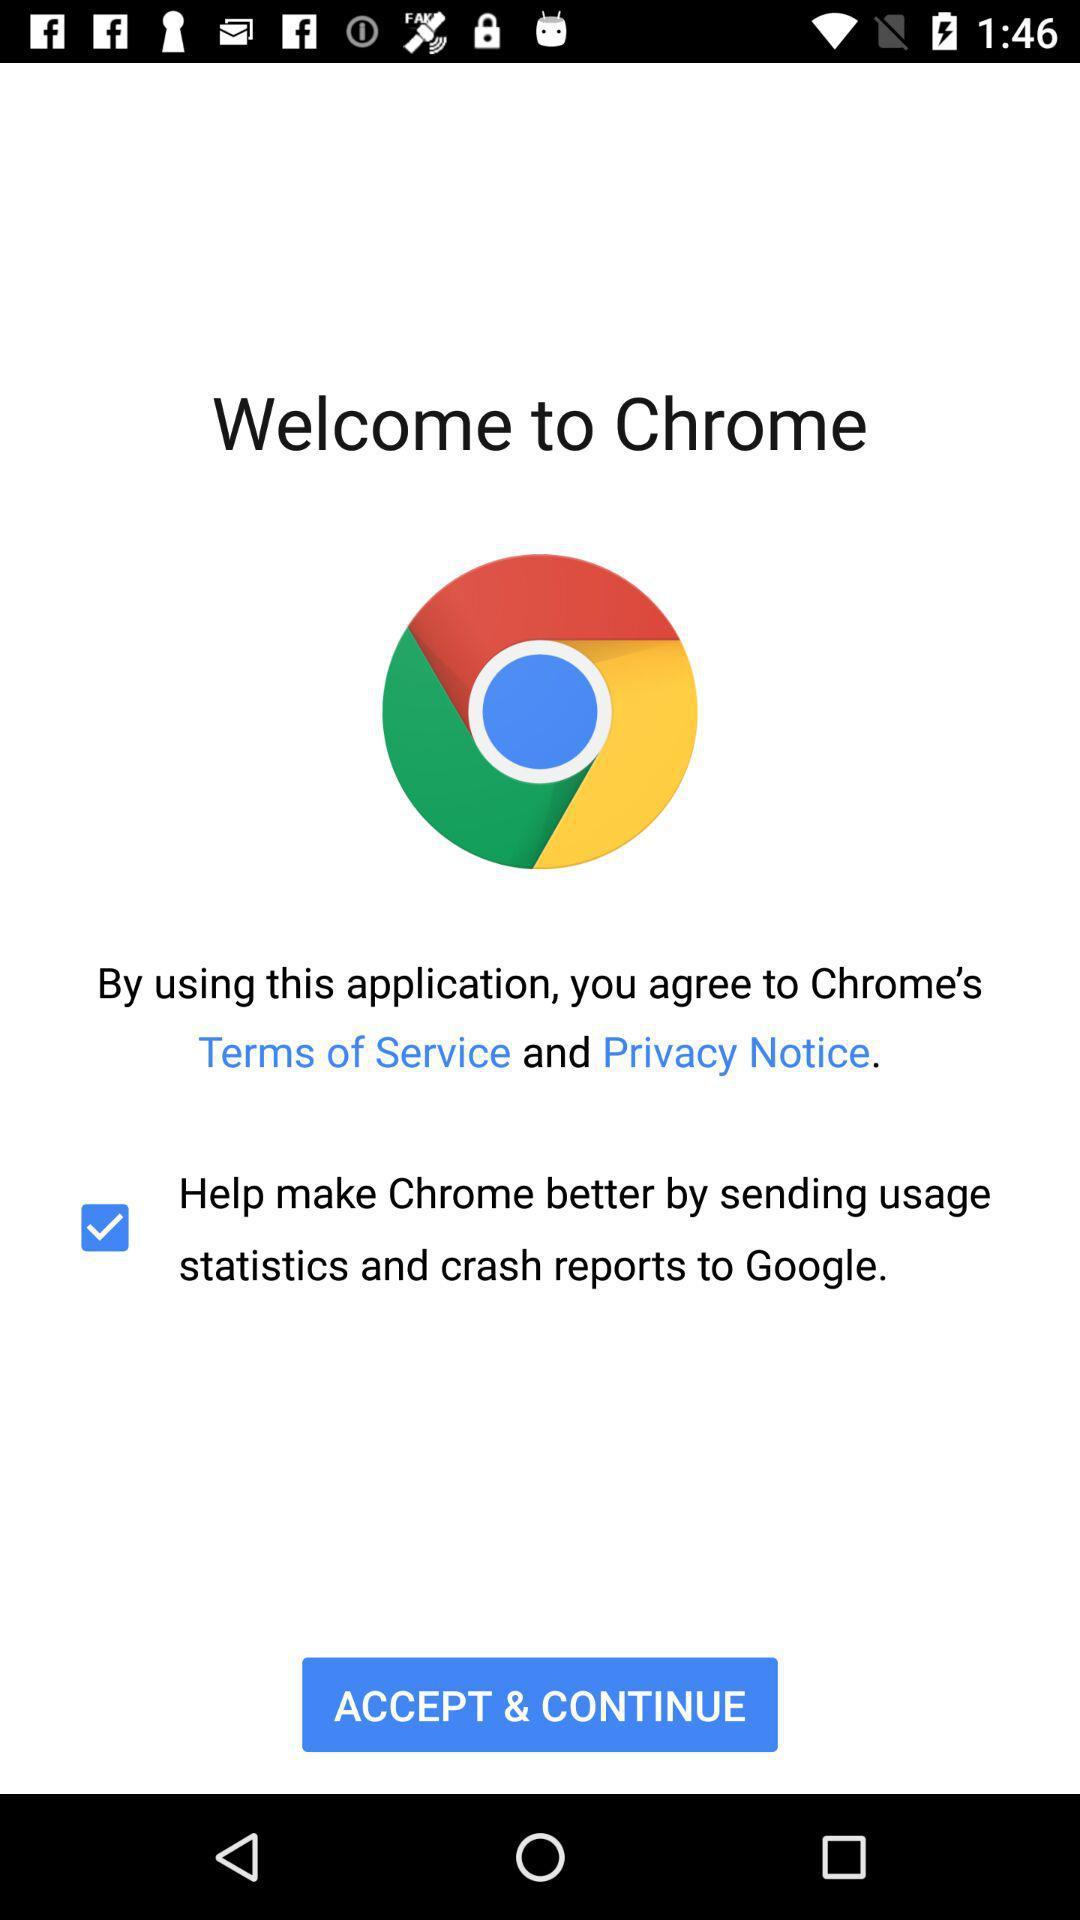  What do you see at coordinates (540, 1703) in the screenshot?
I see `the icon below help make chrome` at bounding box center [540, 1703].